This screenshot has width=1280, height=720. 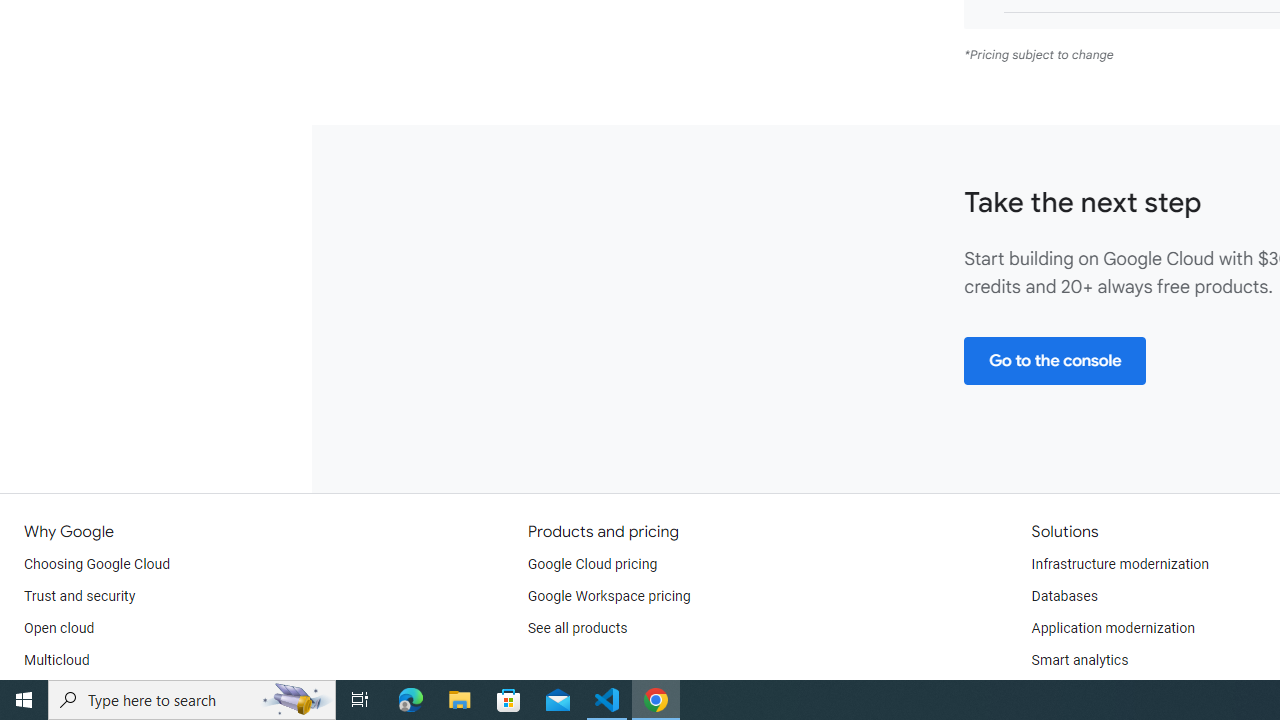 What do you see at coordinates (1054, 360) in the screenshot?
I see `'Go to the console'` at bounding box center [1054, 360].